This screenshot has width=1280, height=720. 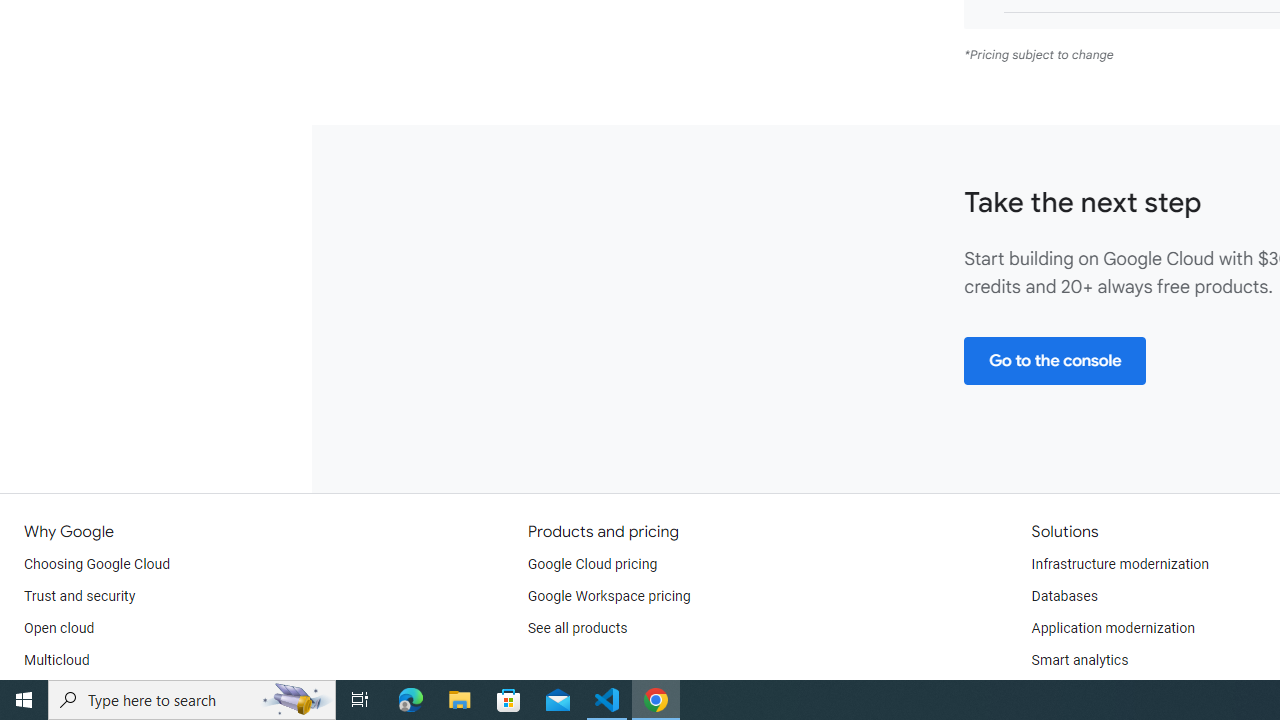 What do you see at coordinates (1054, 360) in the screenshot?
I see `'Go to the console'` at bounding box center [1054, 360].